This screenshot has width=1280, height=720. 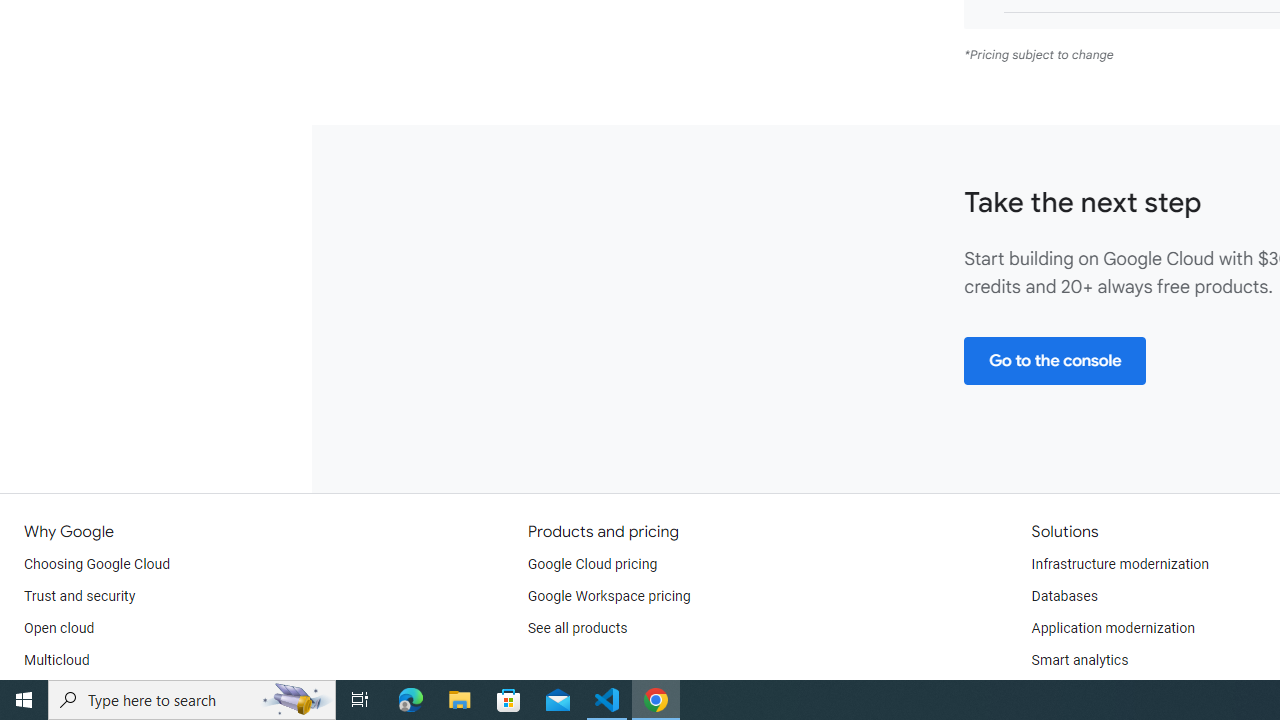 What do you see at coordinates (1054, 360) in the screenshot?
I see `'Go to the console'` at bounding box center [1054, 360].